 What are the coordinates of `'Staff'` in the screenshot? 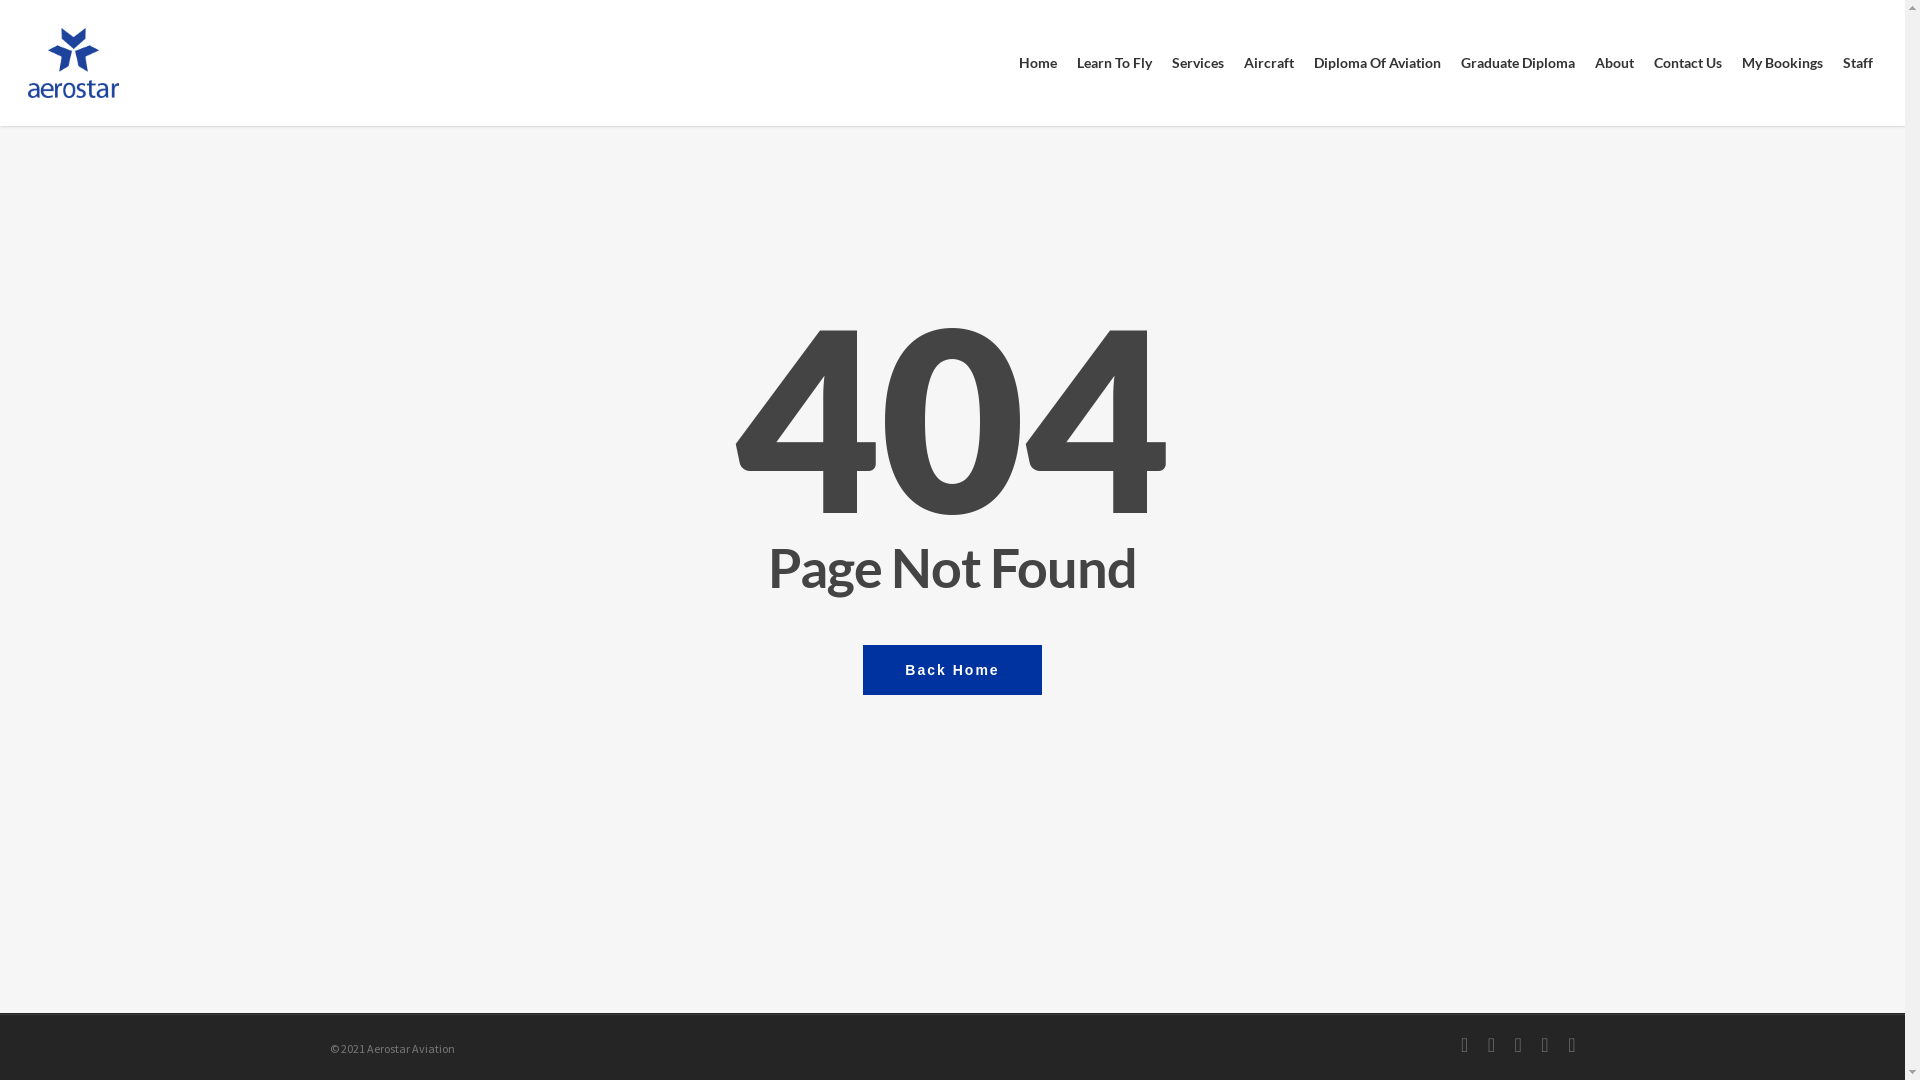 It's located at (1856, 61).